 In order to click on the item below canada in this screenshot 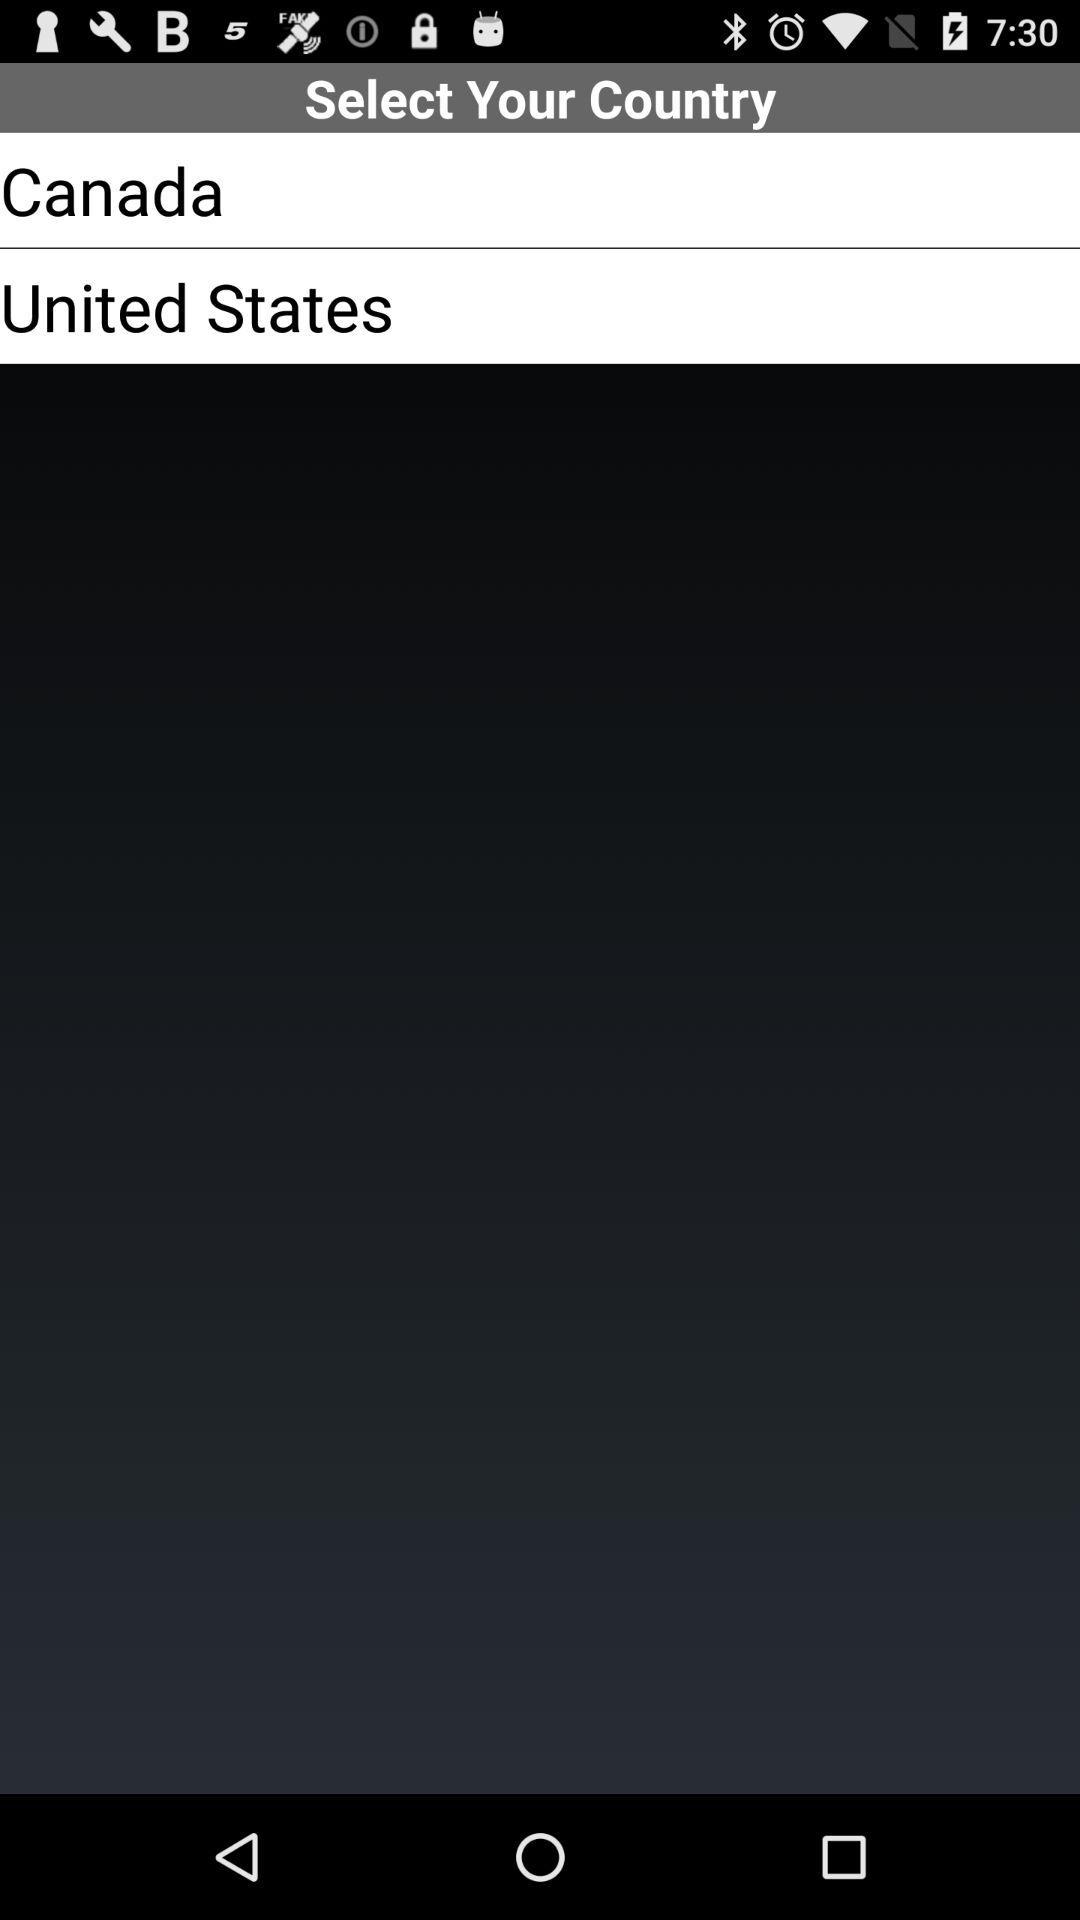, I will do `click(196, 305)`.